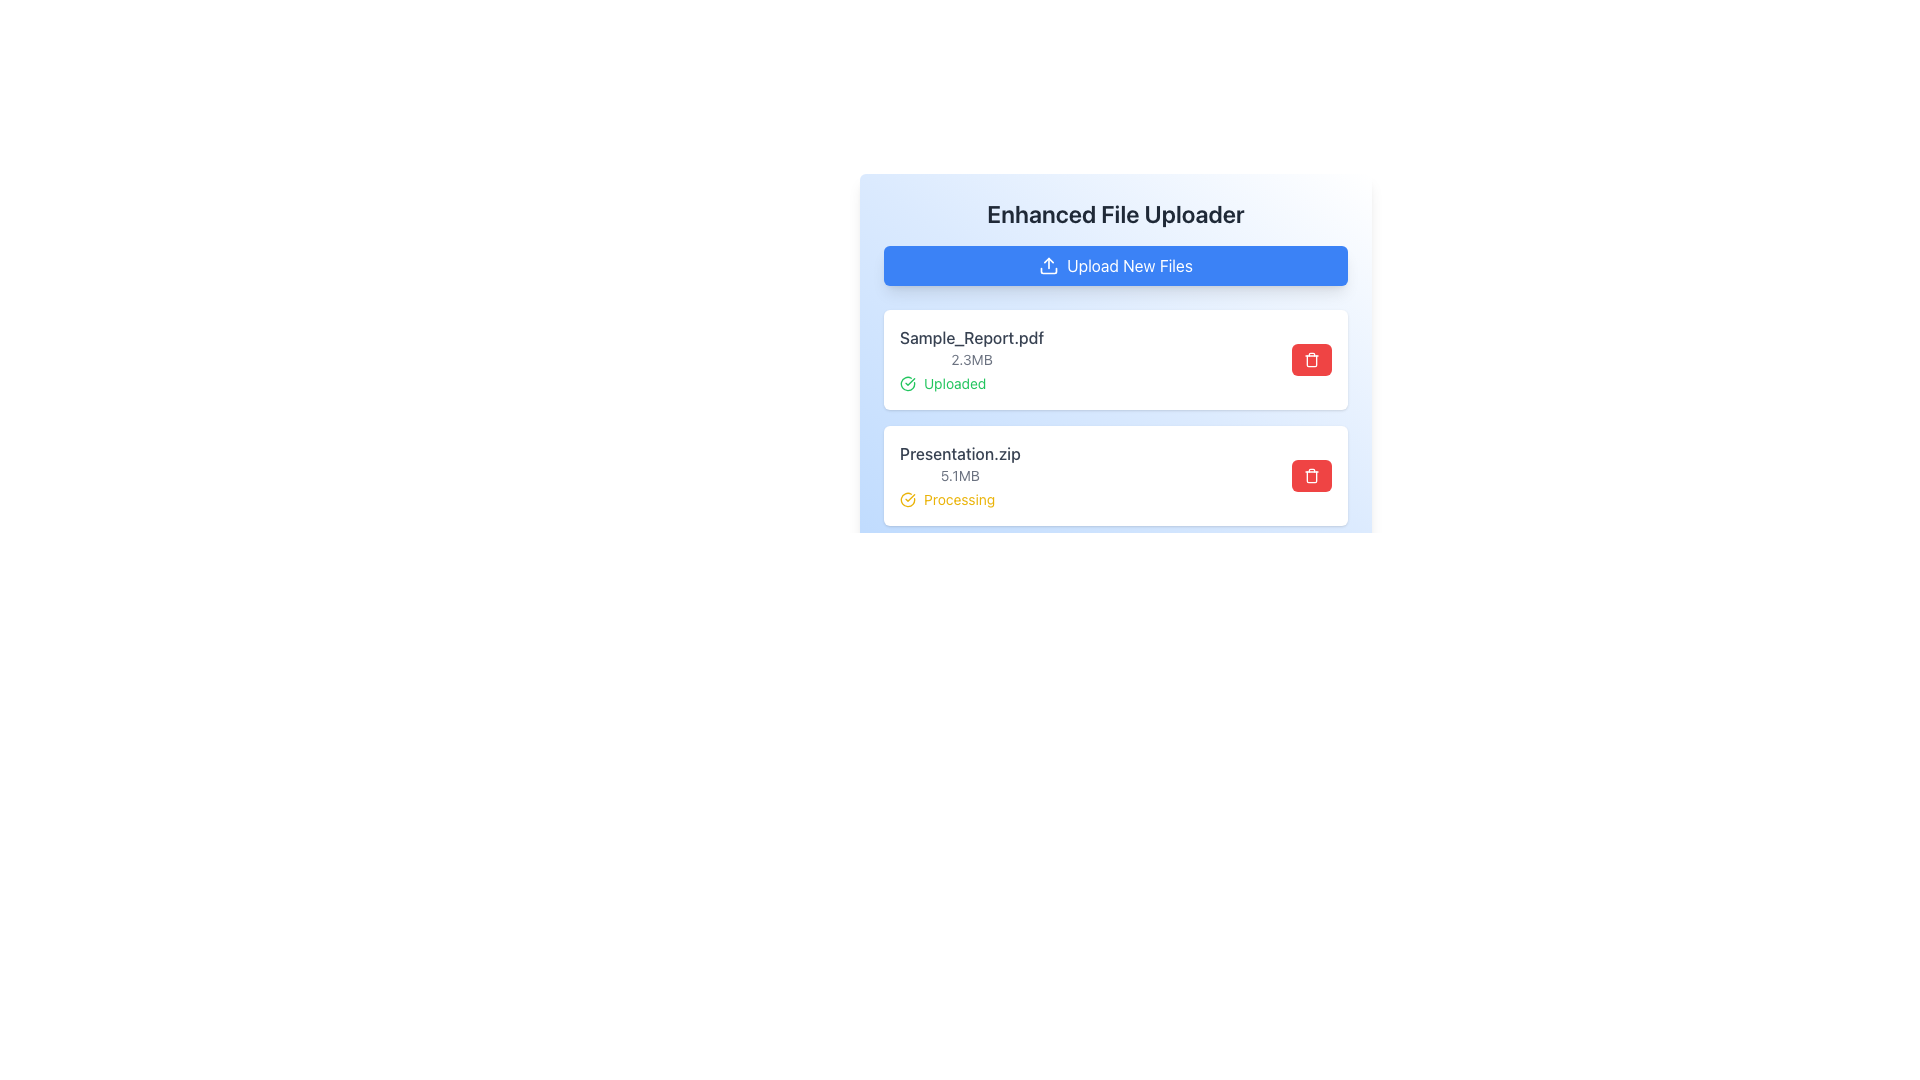  What do you see at coordinates (1311, 358) in the screenshot?
I see `the delete SVG icon located within the delete button associated with the second file item in the Enhanced File Uploader interface` at bounding box center [1311, 358].